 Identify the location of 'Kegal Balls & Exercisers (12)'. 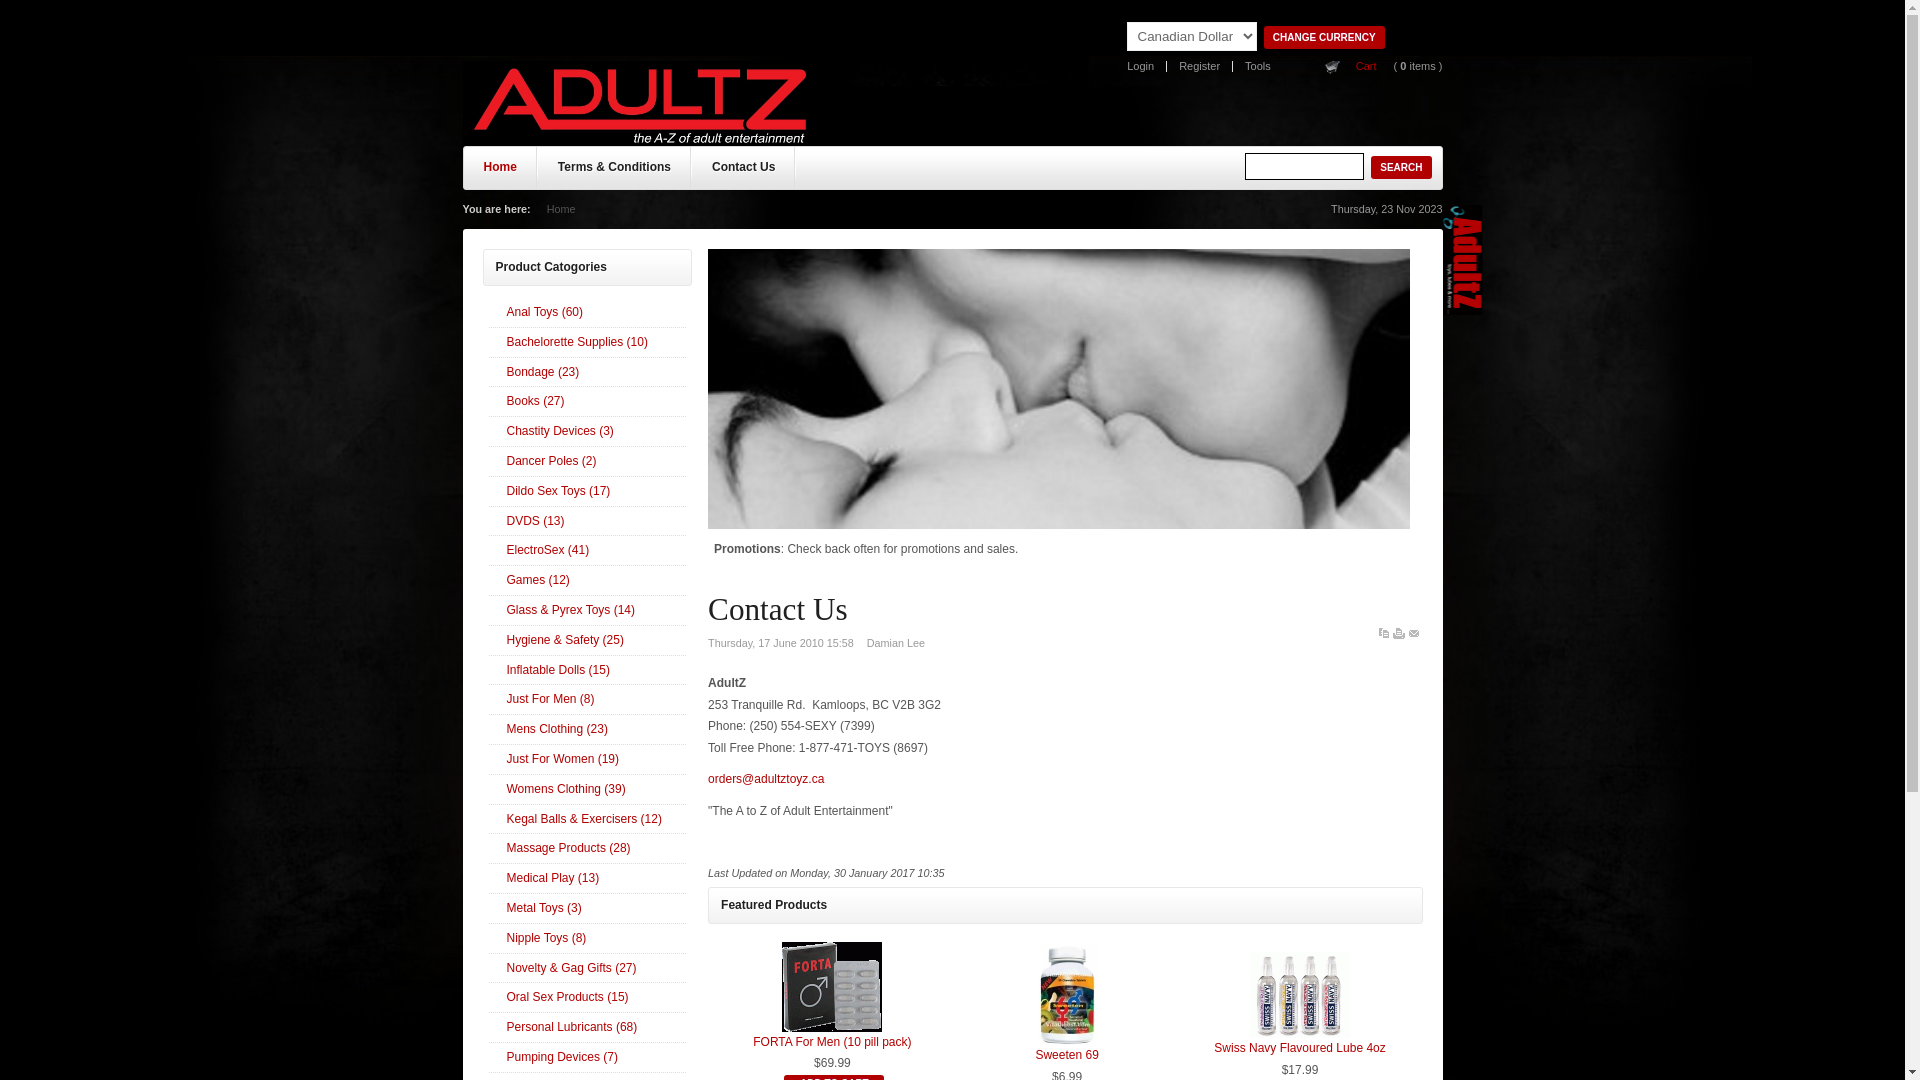
(585, 820).